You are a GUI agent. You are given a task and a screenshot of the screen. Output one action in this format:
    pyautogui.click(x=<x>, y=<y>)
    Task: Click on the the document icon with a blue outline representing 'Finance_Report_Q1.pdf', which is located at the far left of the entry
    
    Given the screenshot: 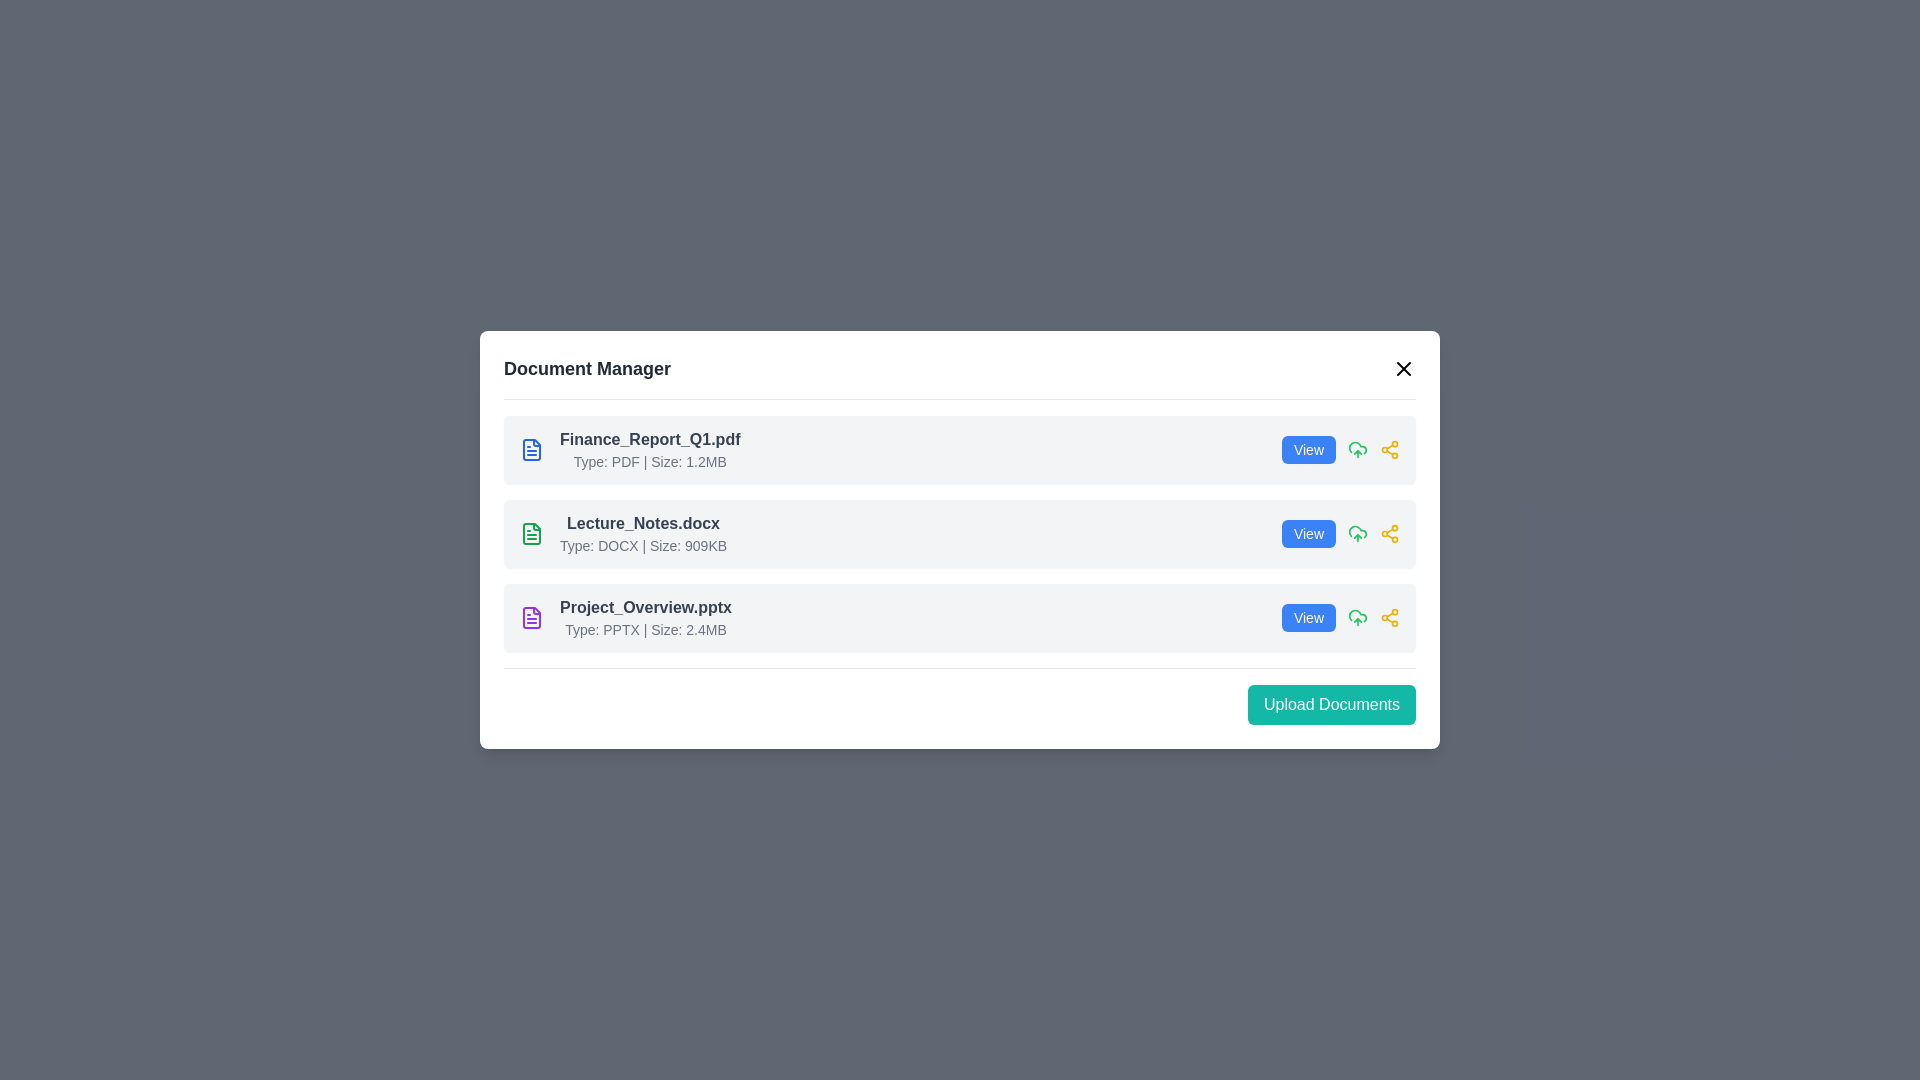 What is the action you would take?
    pyautogui.click(x=532, y=450)
    